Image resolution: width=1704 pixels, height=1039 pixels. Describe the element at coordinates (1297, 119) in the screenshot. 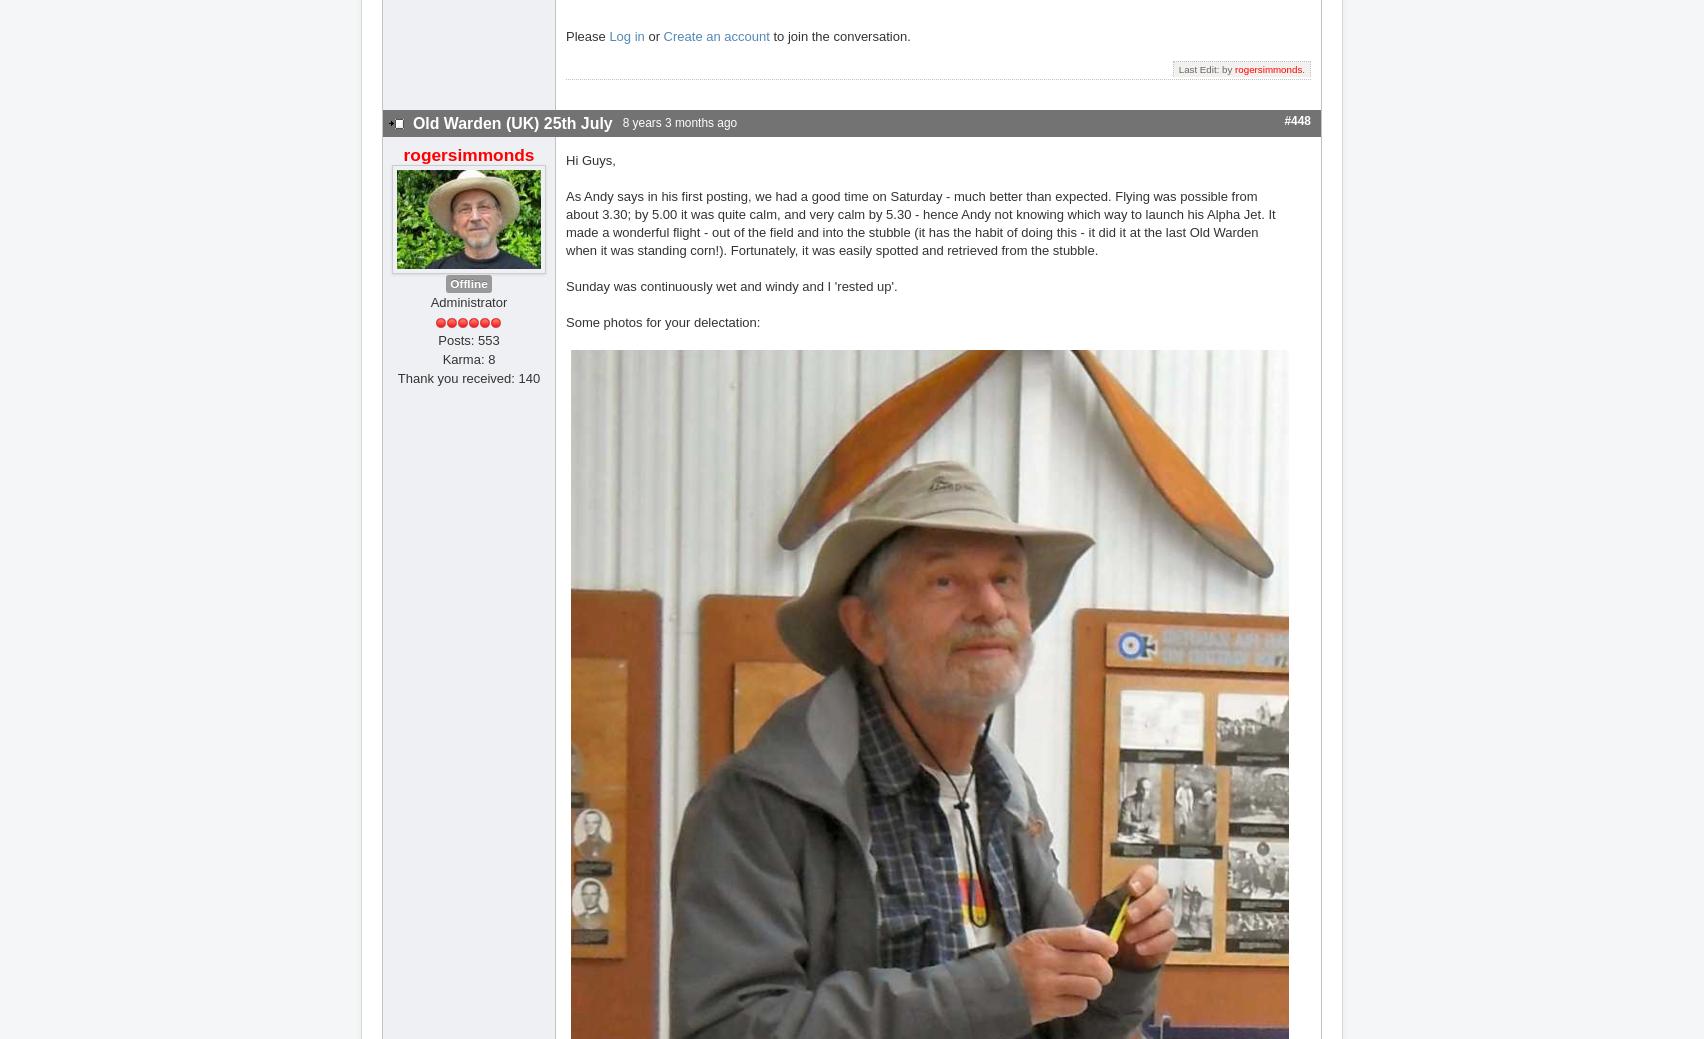

I see `'#448'` at that location.